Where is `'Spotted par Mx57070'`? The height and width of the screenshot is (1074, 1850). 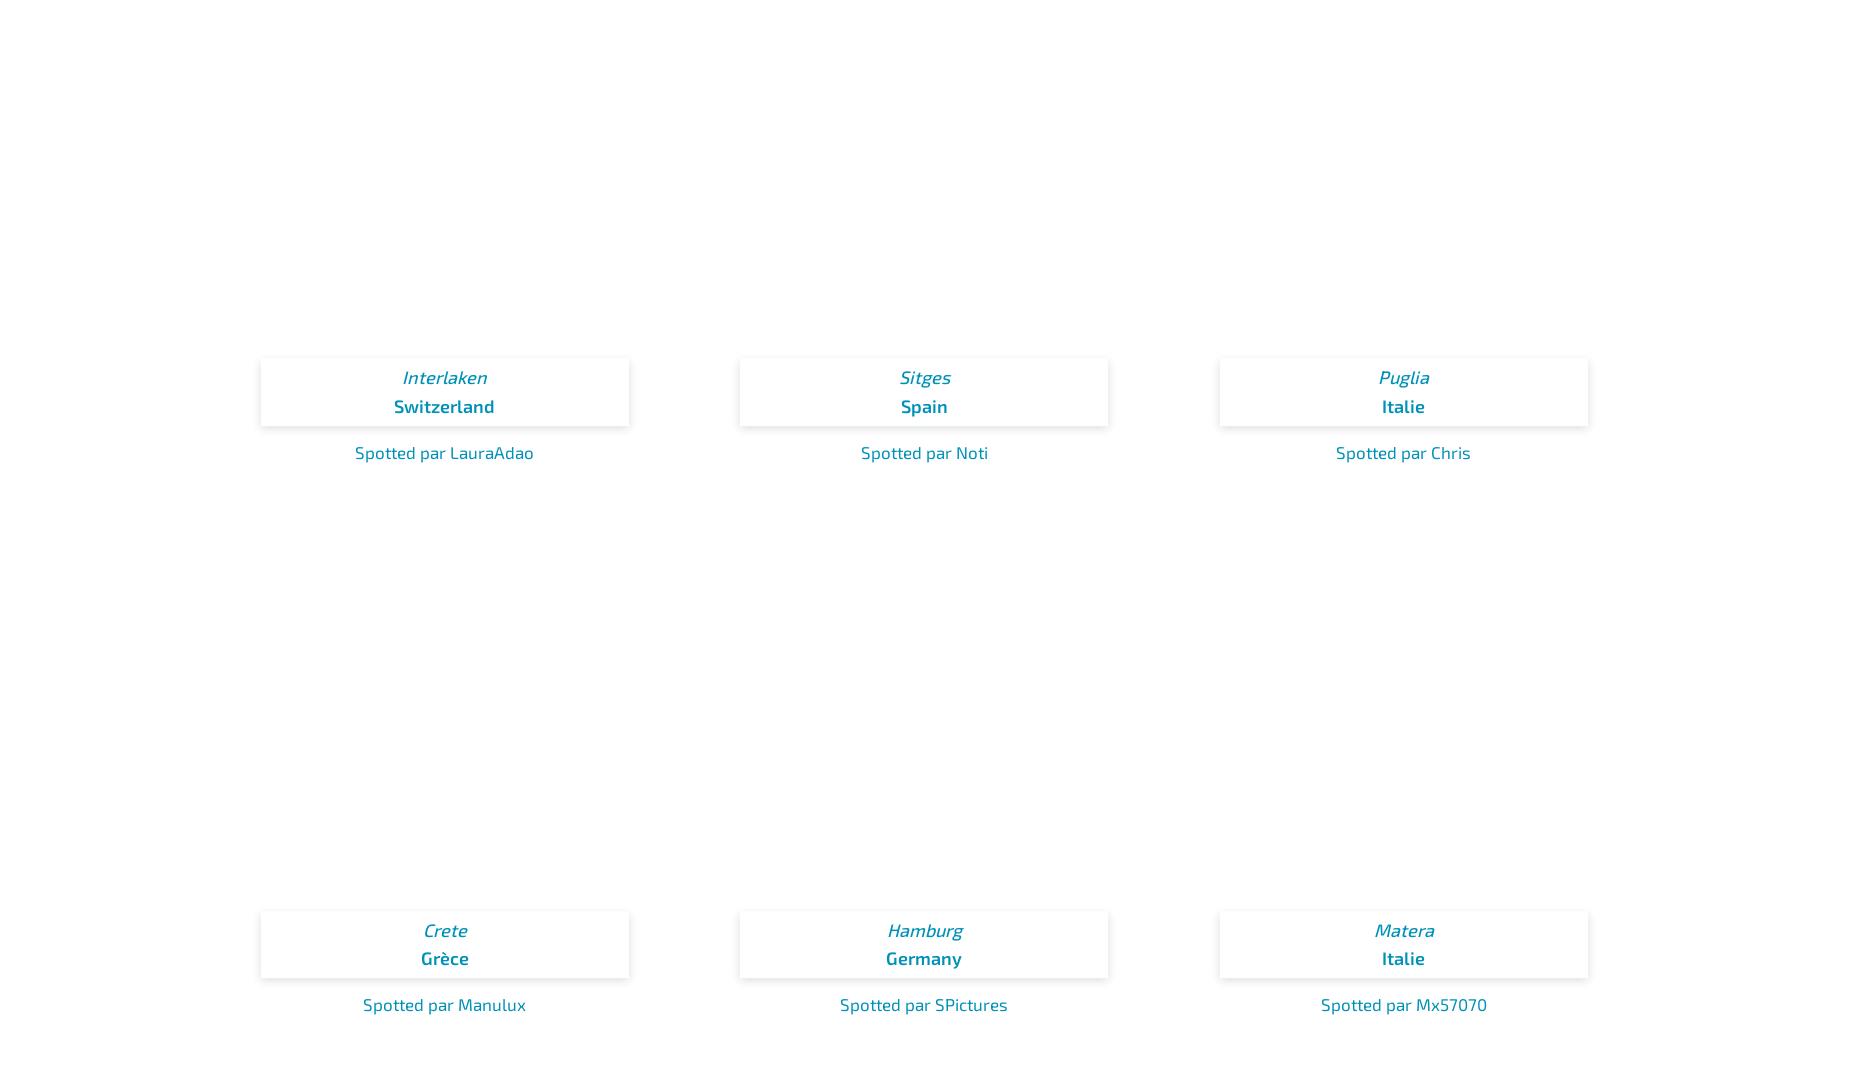 'Spotted par Mx57070' is located at coordinates (1403, 1002).